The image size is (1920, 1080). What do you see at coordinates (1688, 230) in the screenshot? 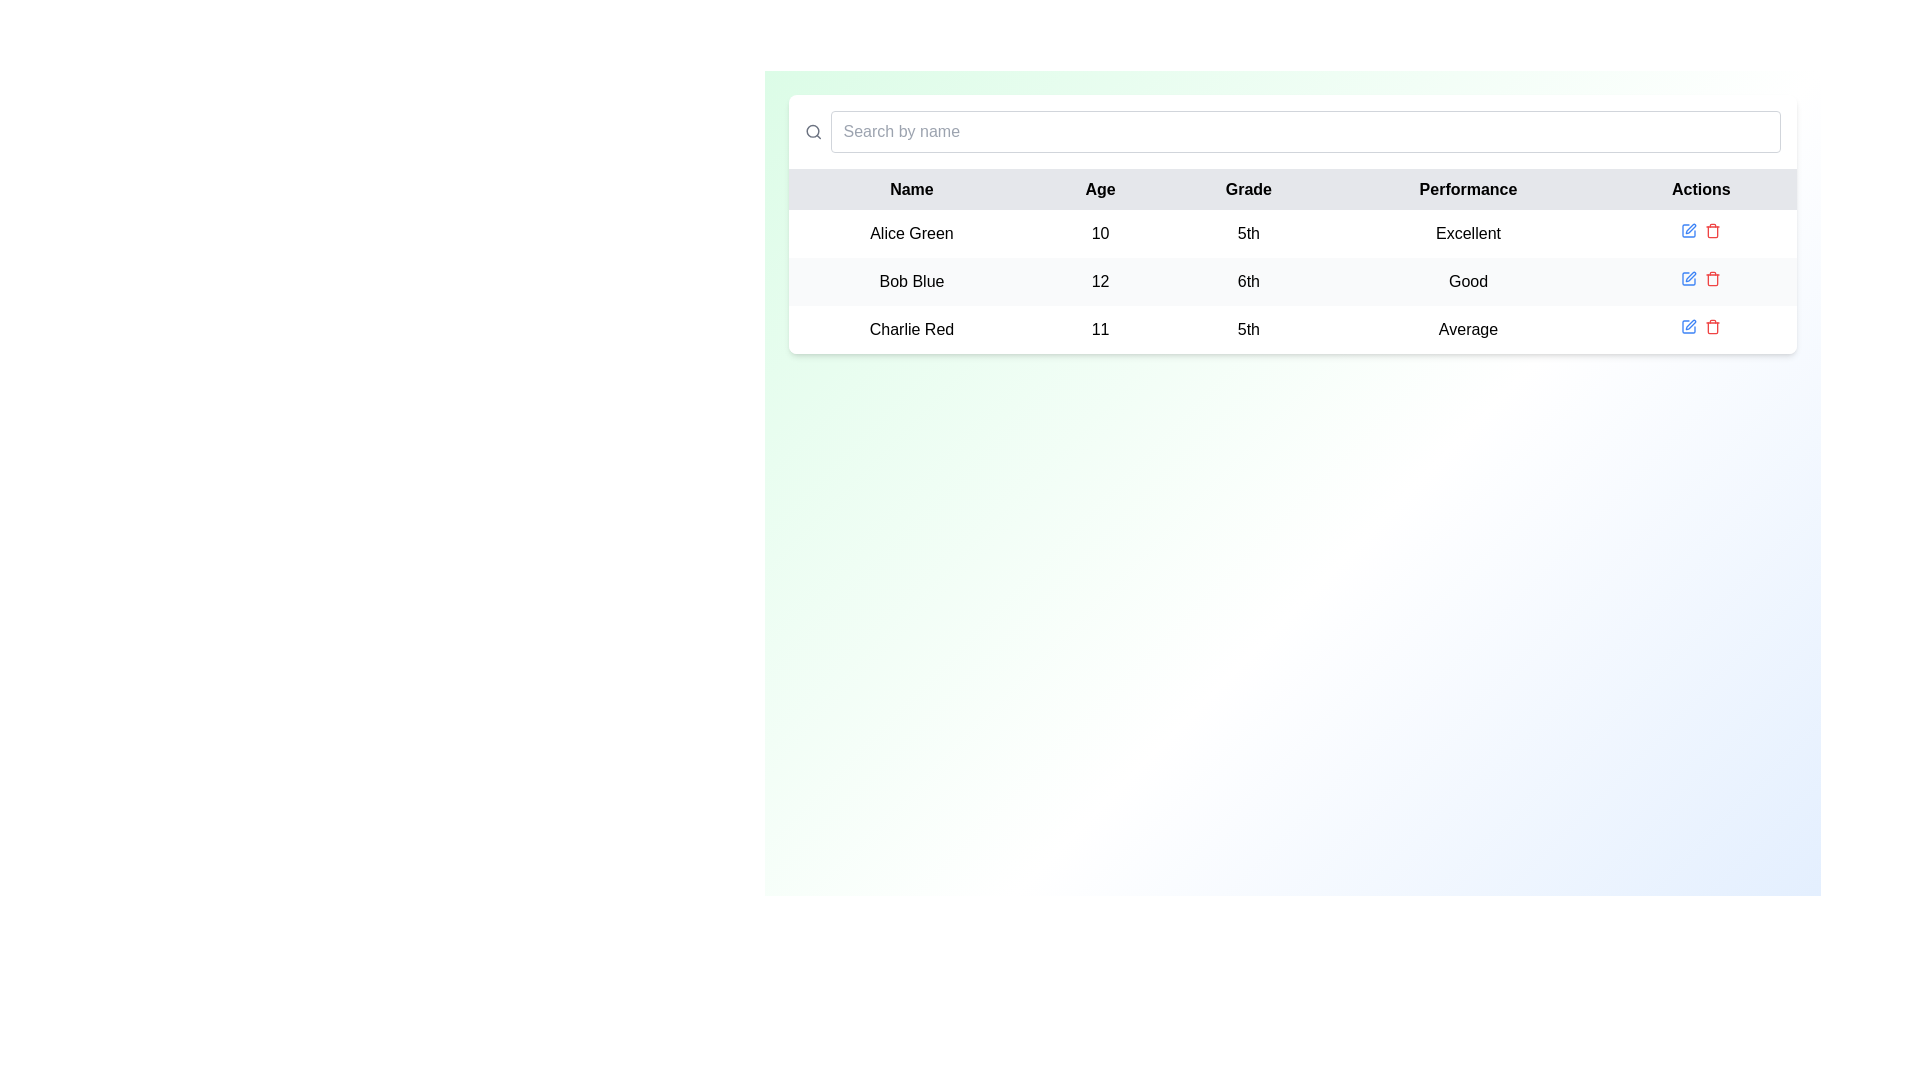
I see `the leftmost edit button in the 'Actions' column for the 'Excellent' performance row to initiate editing` at bounding box center [1688, 230].